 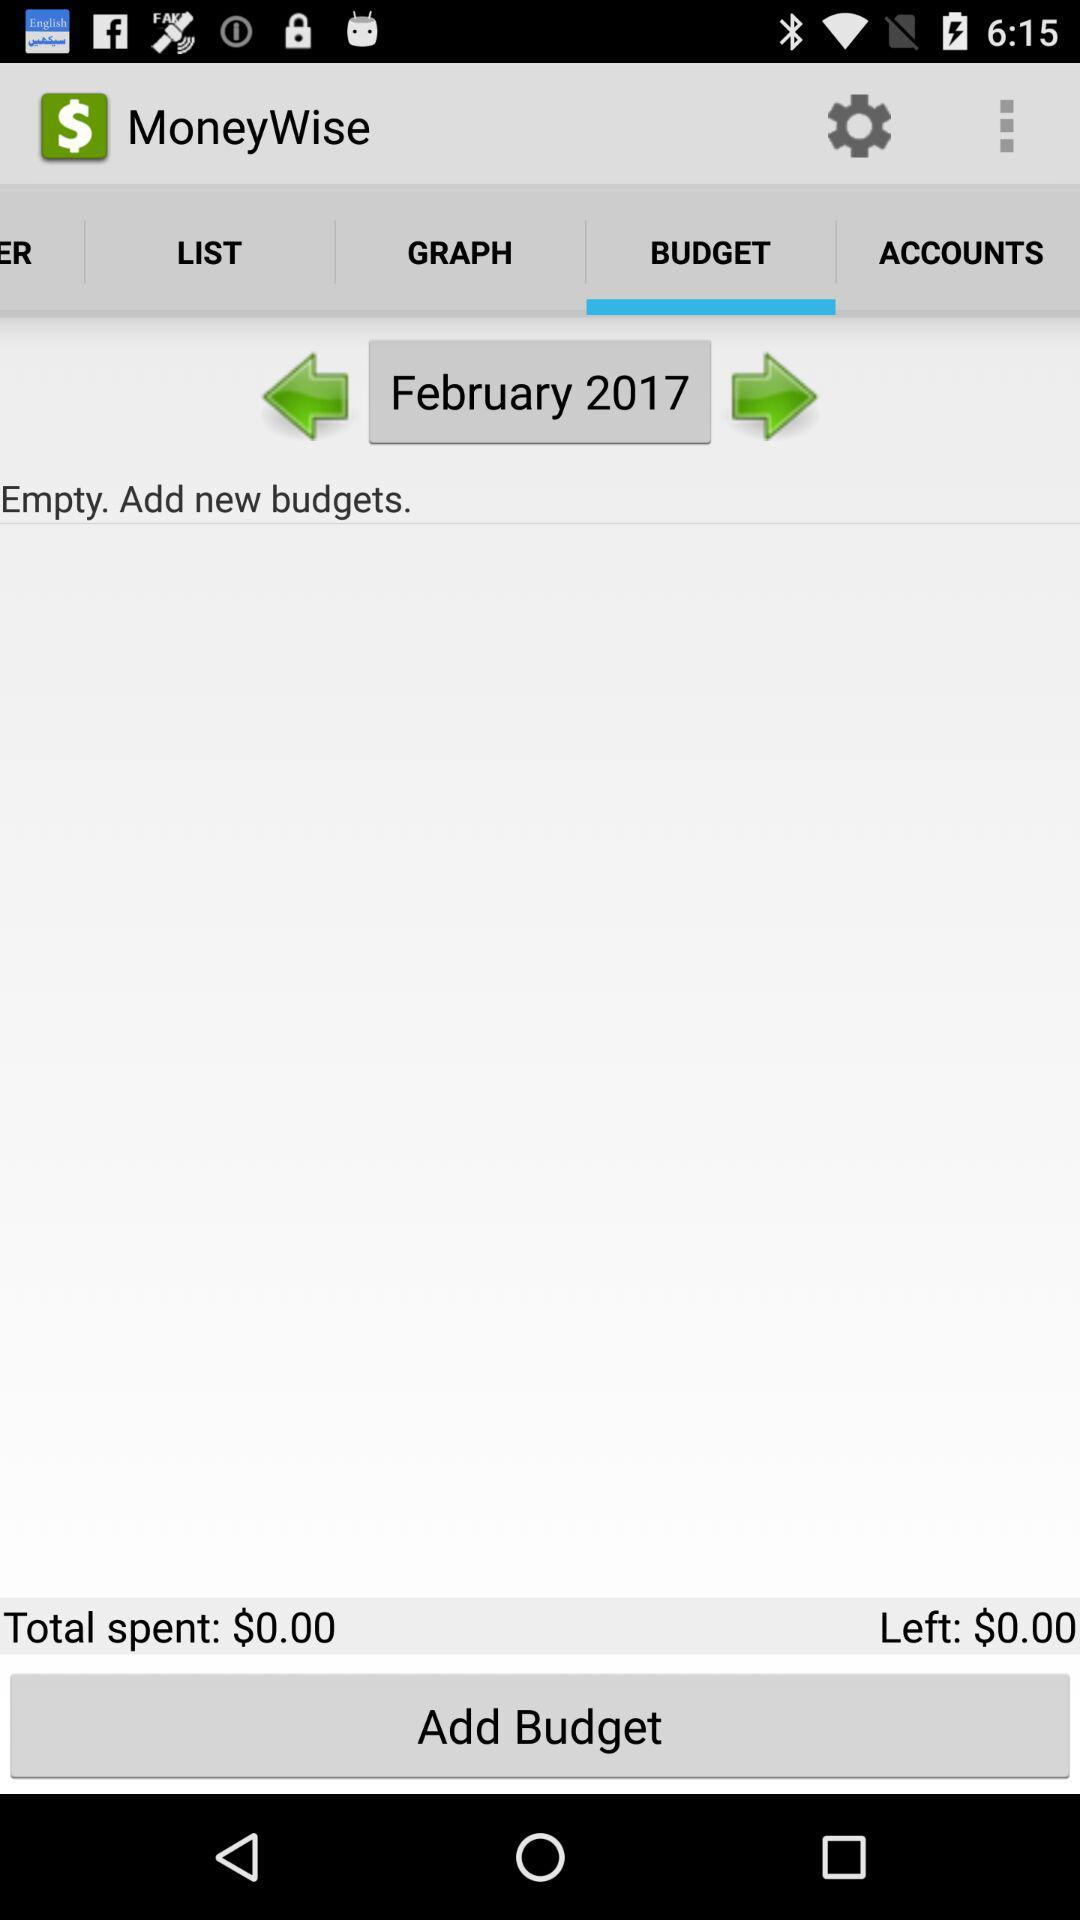 What do you see at coordinates (308, 417) in the screenshot?
I see `the arrow_backward icon` at bounding box center [308, 417].